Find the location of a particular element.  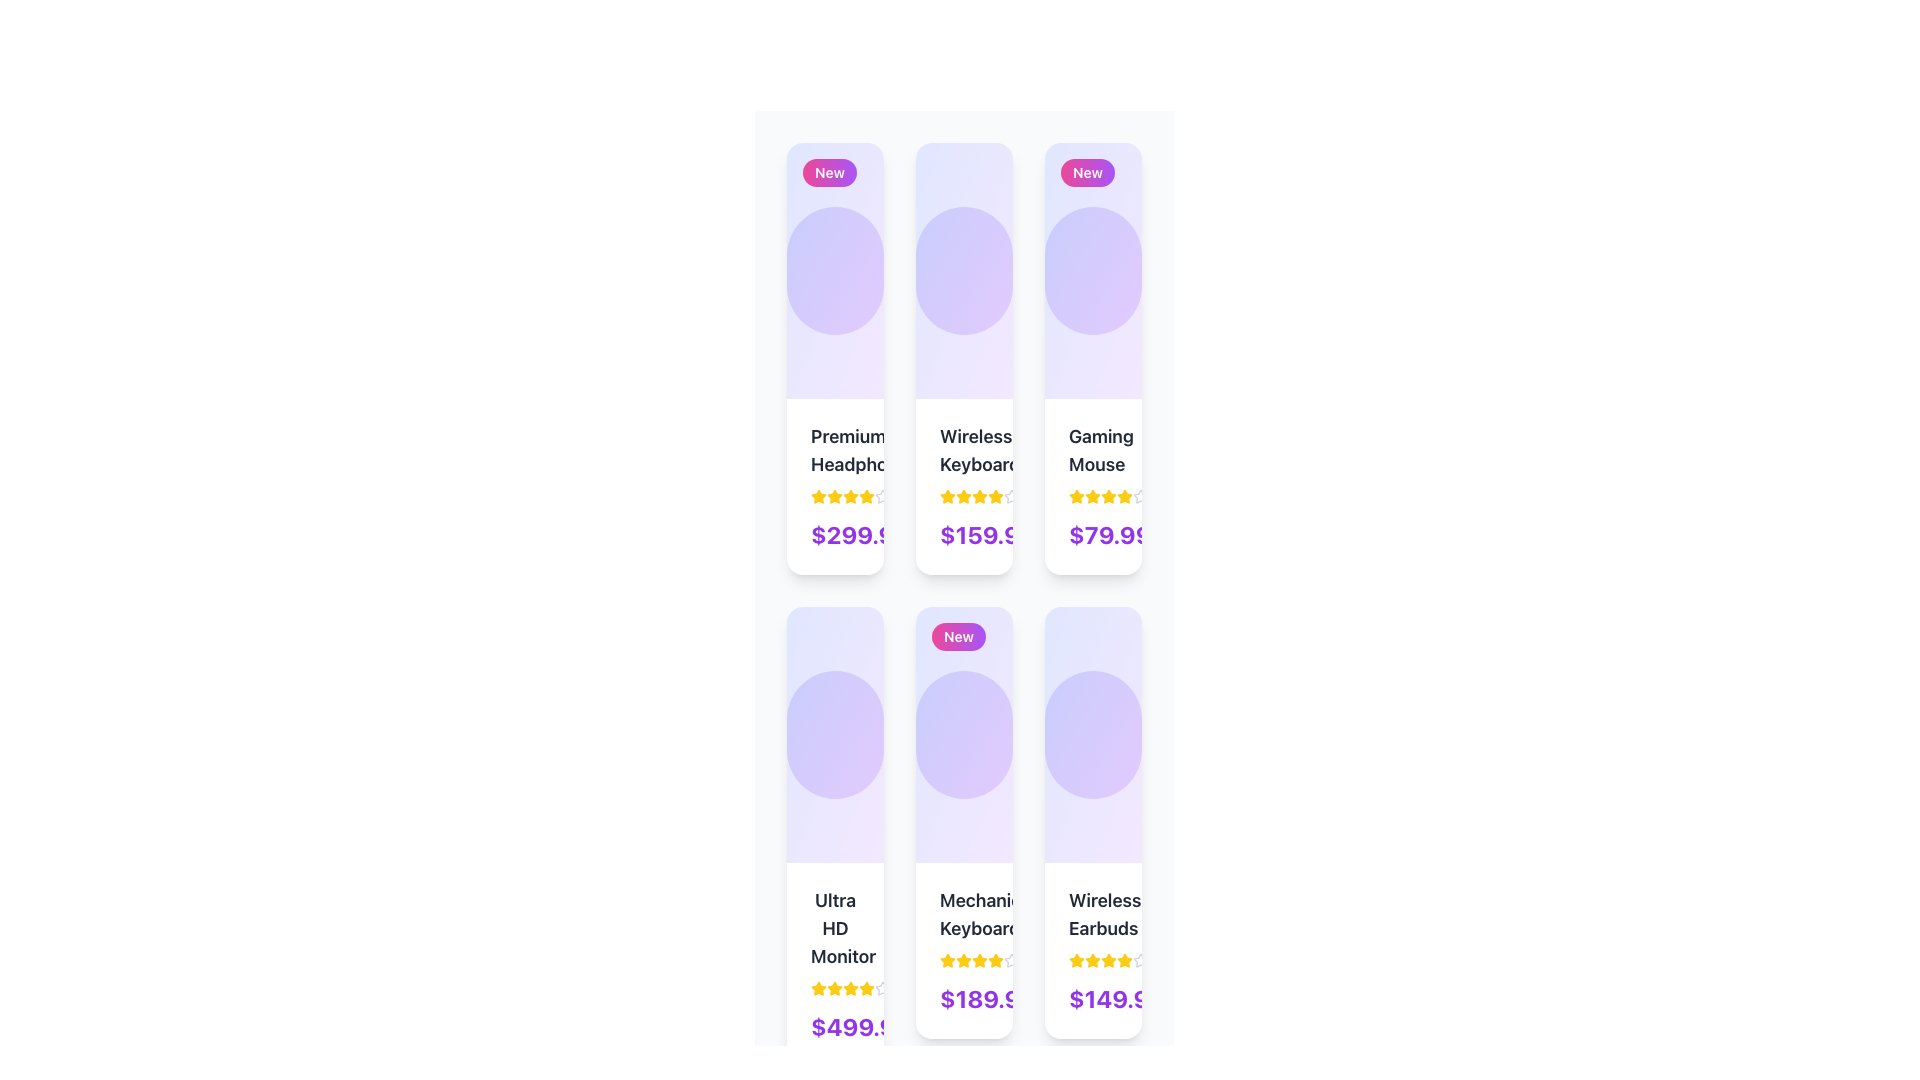

text label displaying the cost of the product located at the bottom-left of the price section in the first product card of the first row is located at coordinates (860, 534).